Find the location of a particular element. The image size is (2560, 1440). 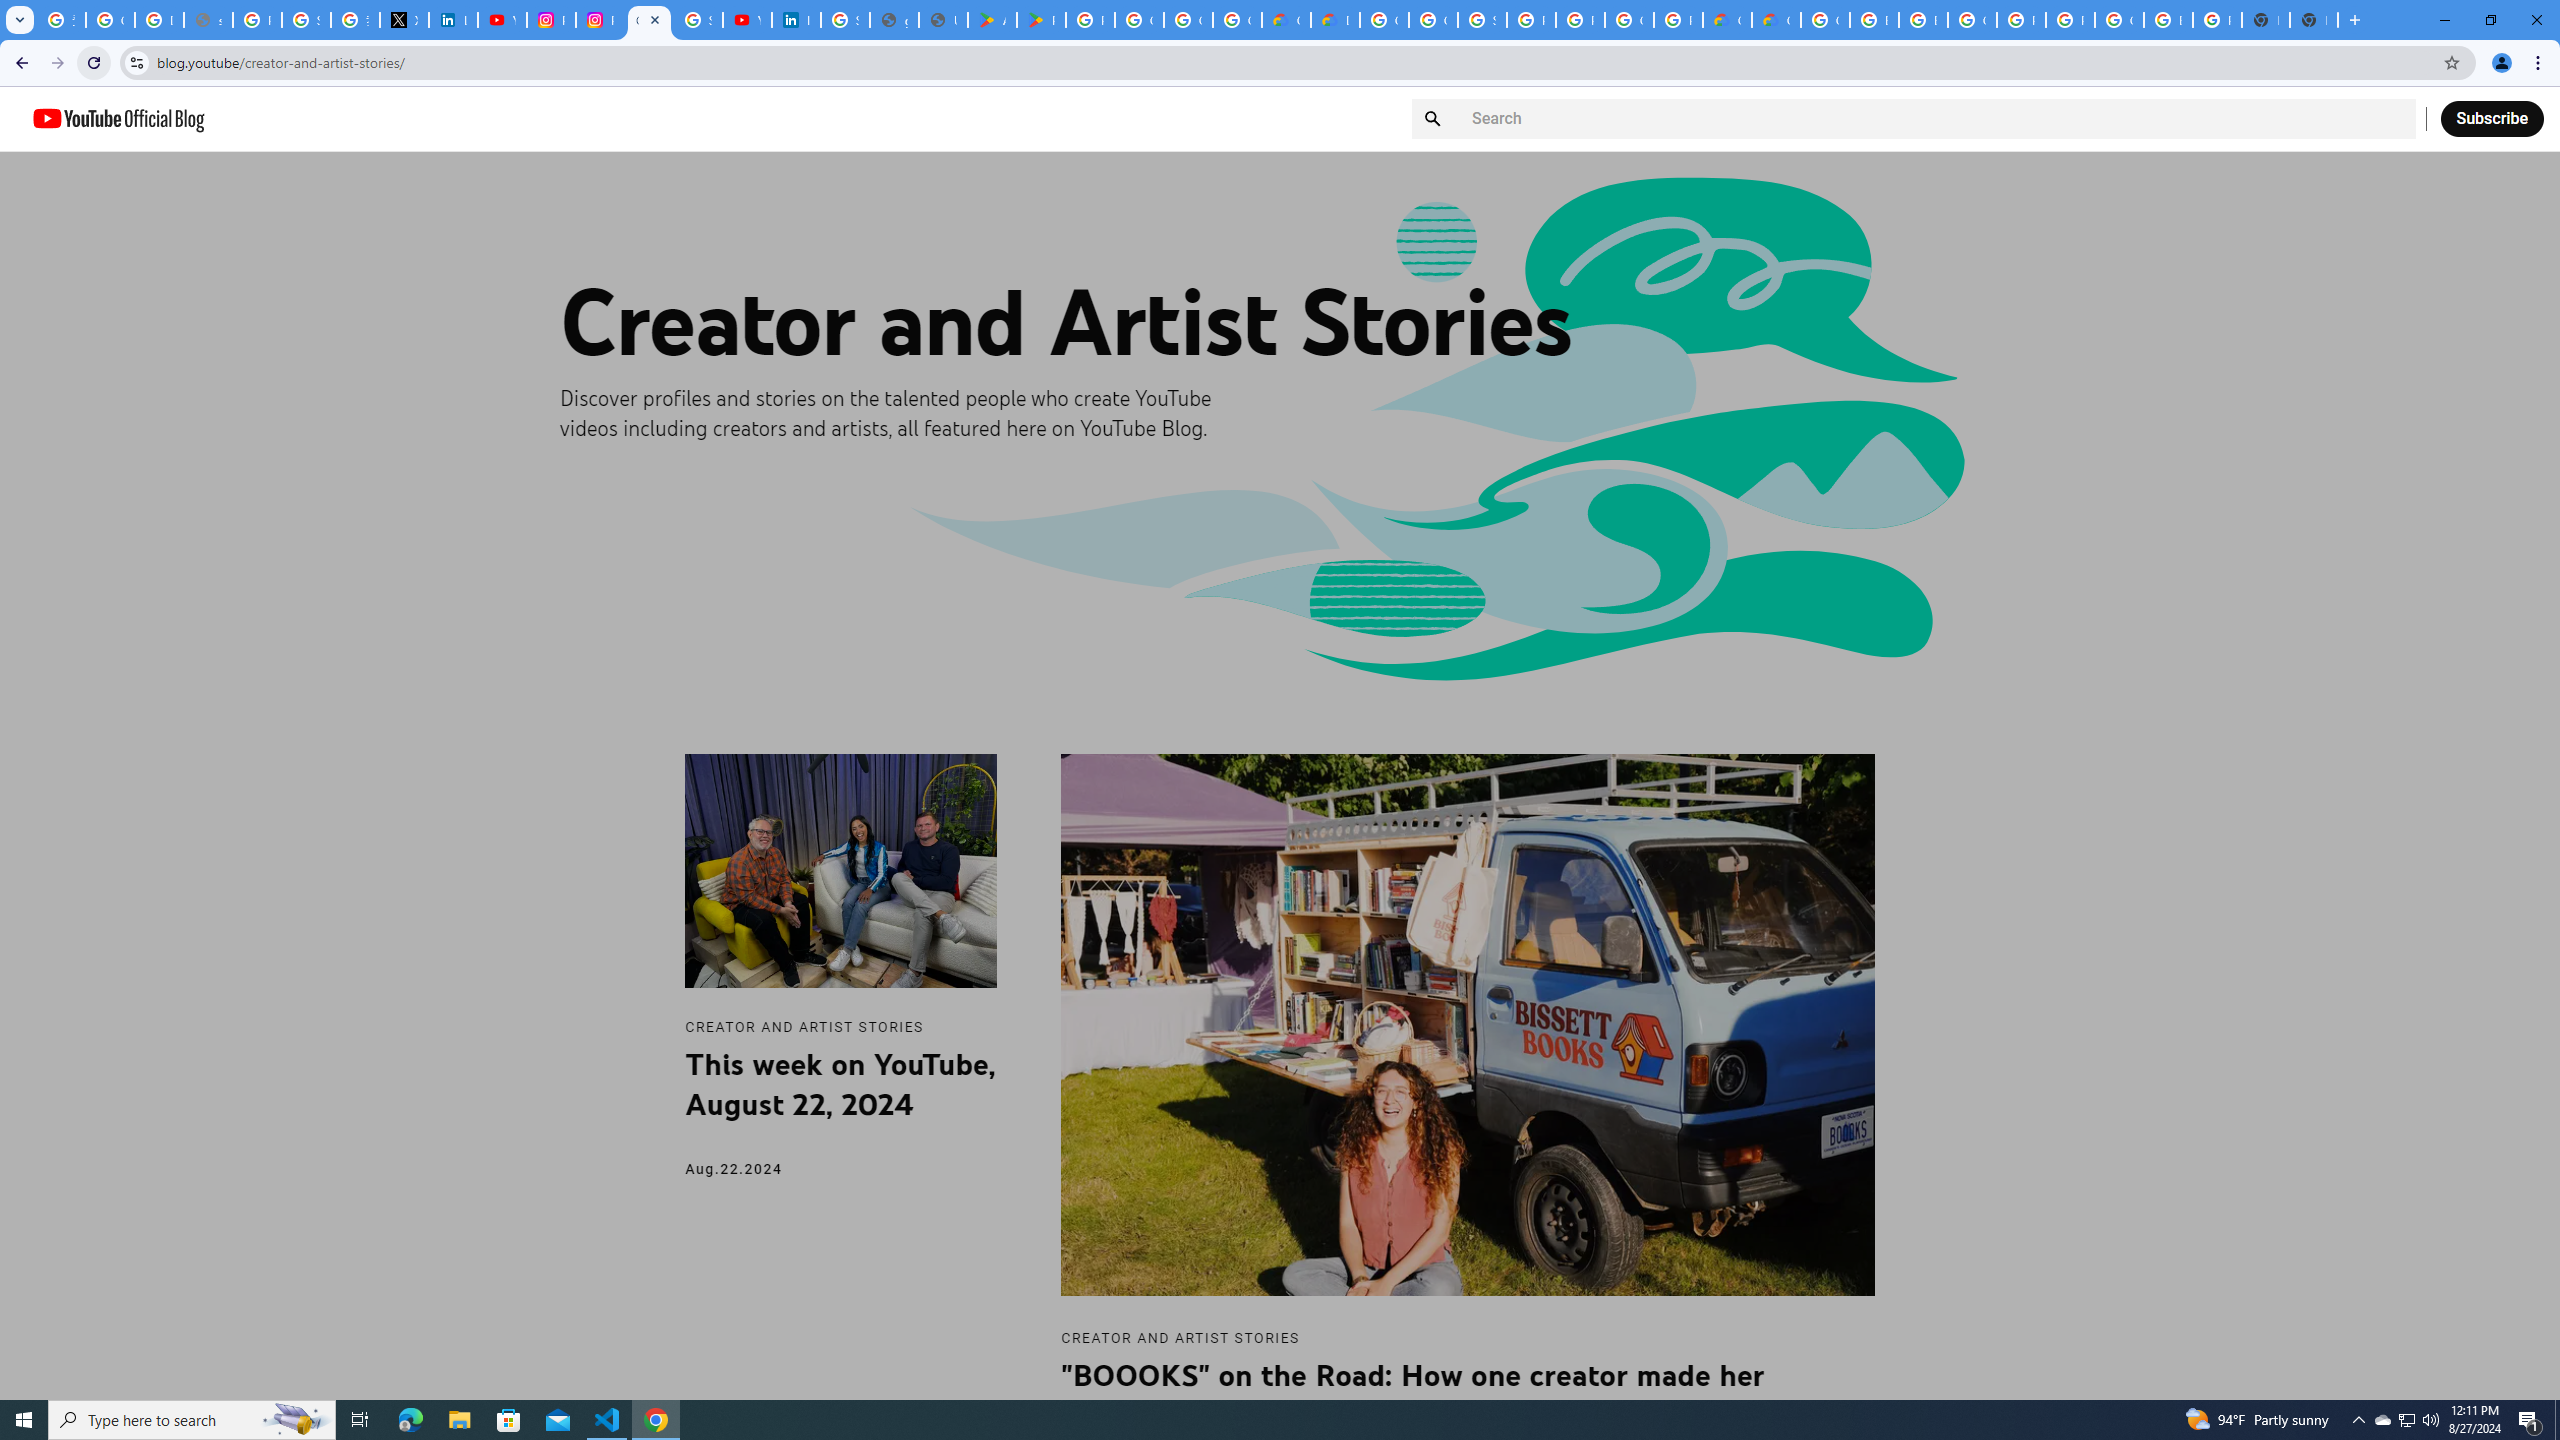

'X' is located at coordinates (403, 19).